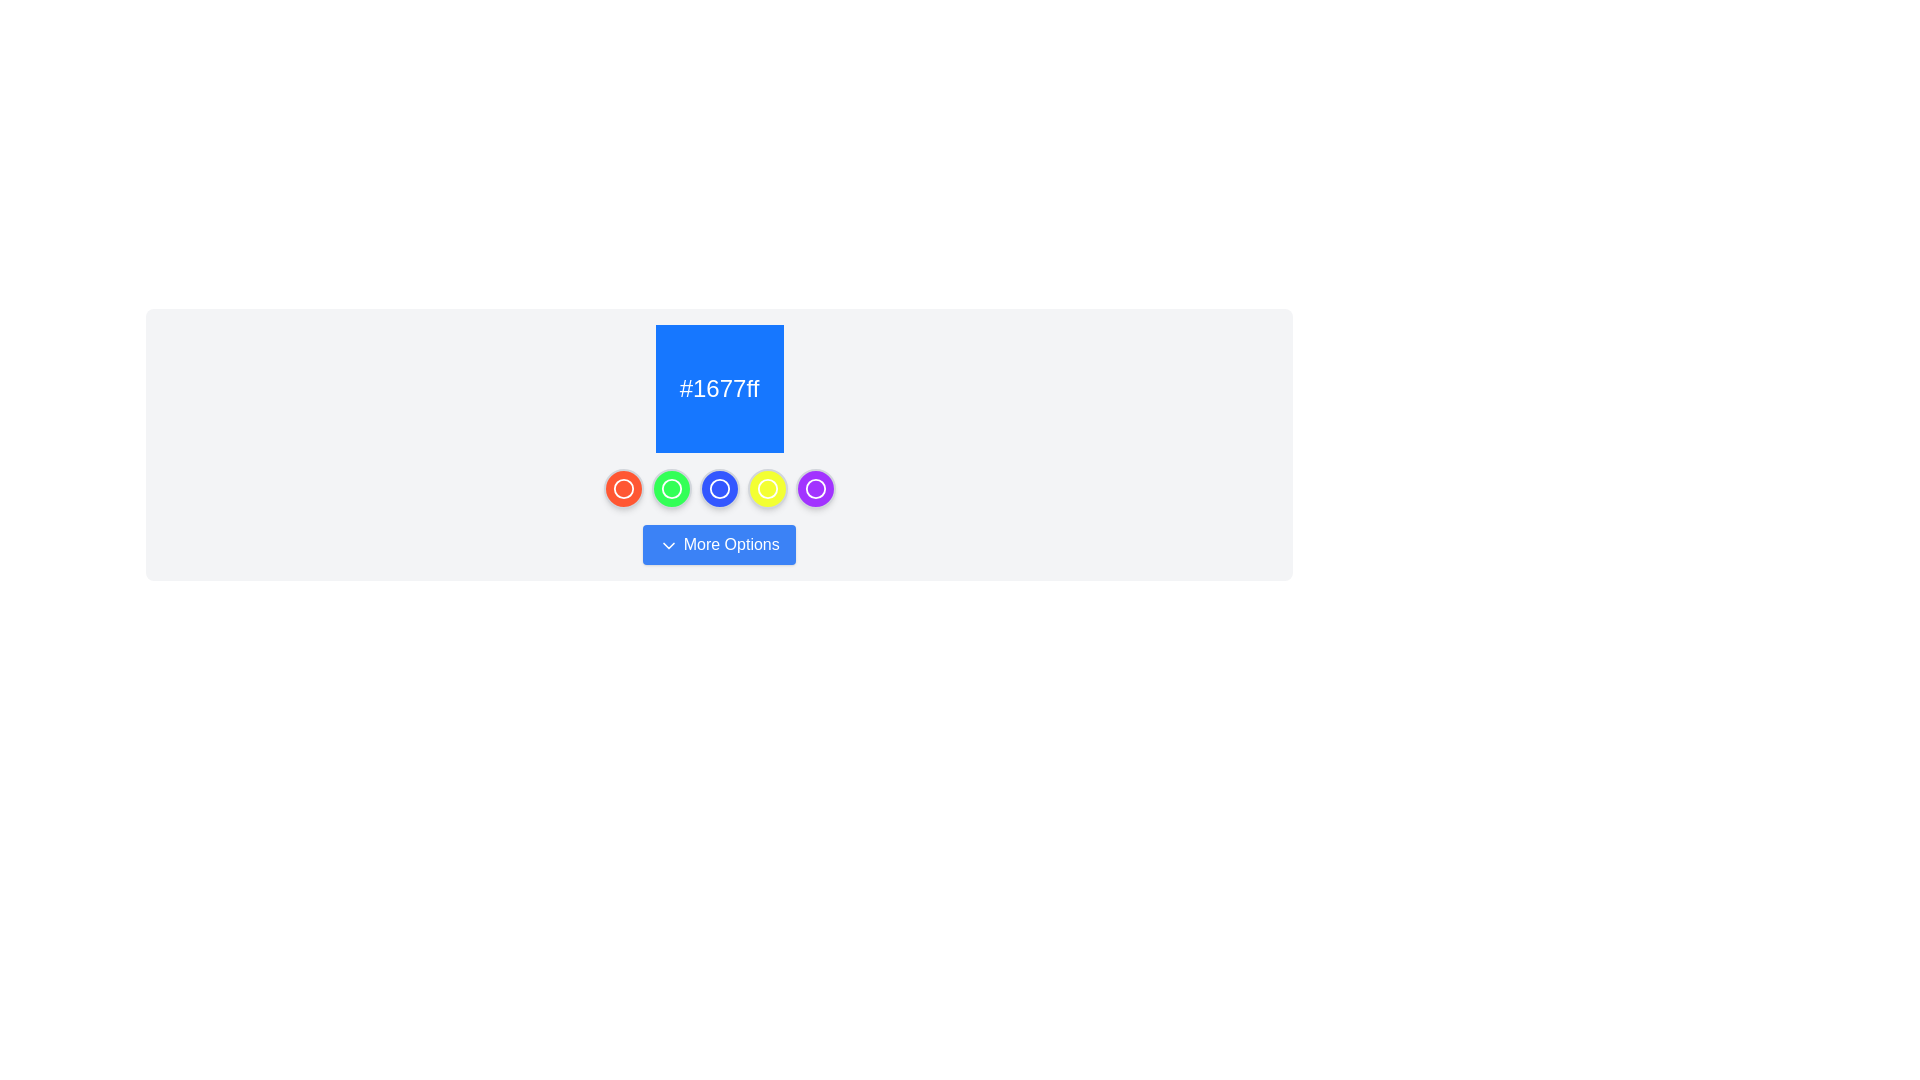  I want to click on the first circular button from the left, which is orange and has a target-like icon, so click(622, 489).